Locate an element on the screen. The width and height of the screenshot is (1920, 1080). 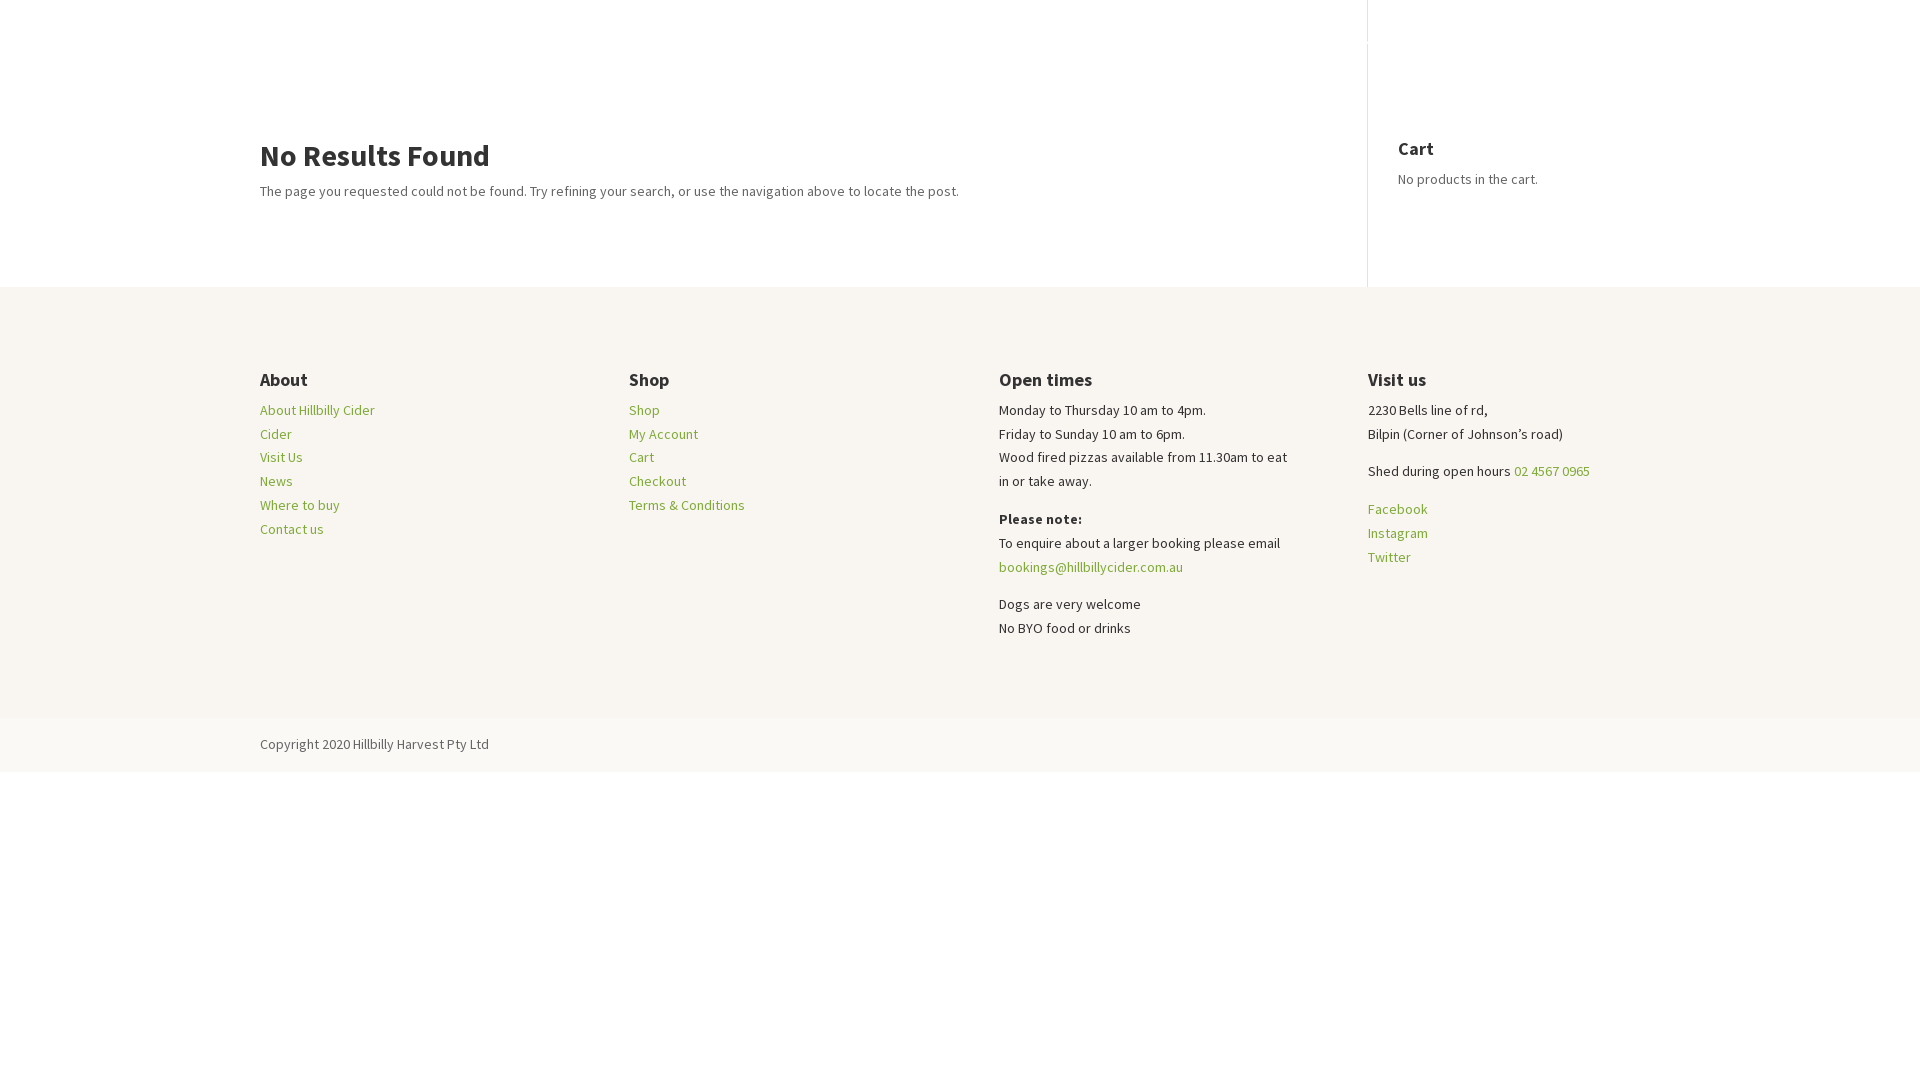
'About Hillbilly Cider' is located at coordinates (1284, 56).